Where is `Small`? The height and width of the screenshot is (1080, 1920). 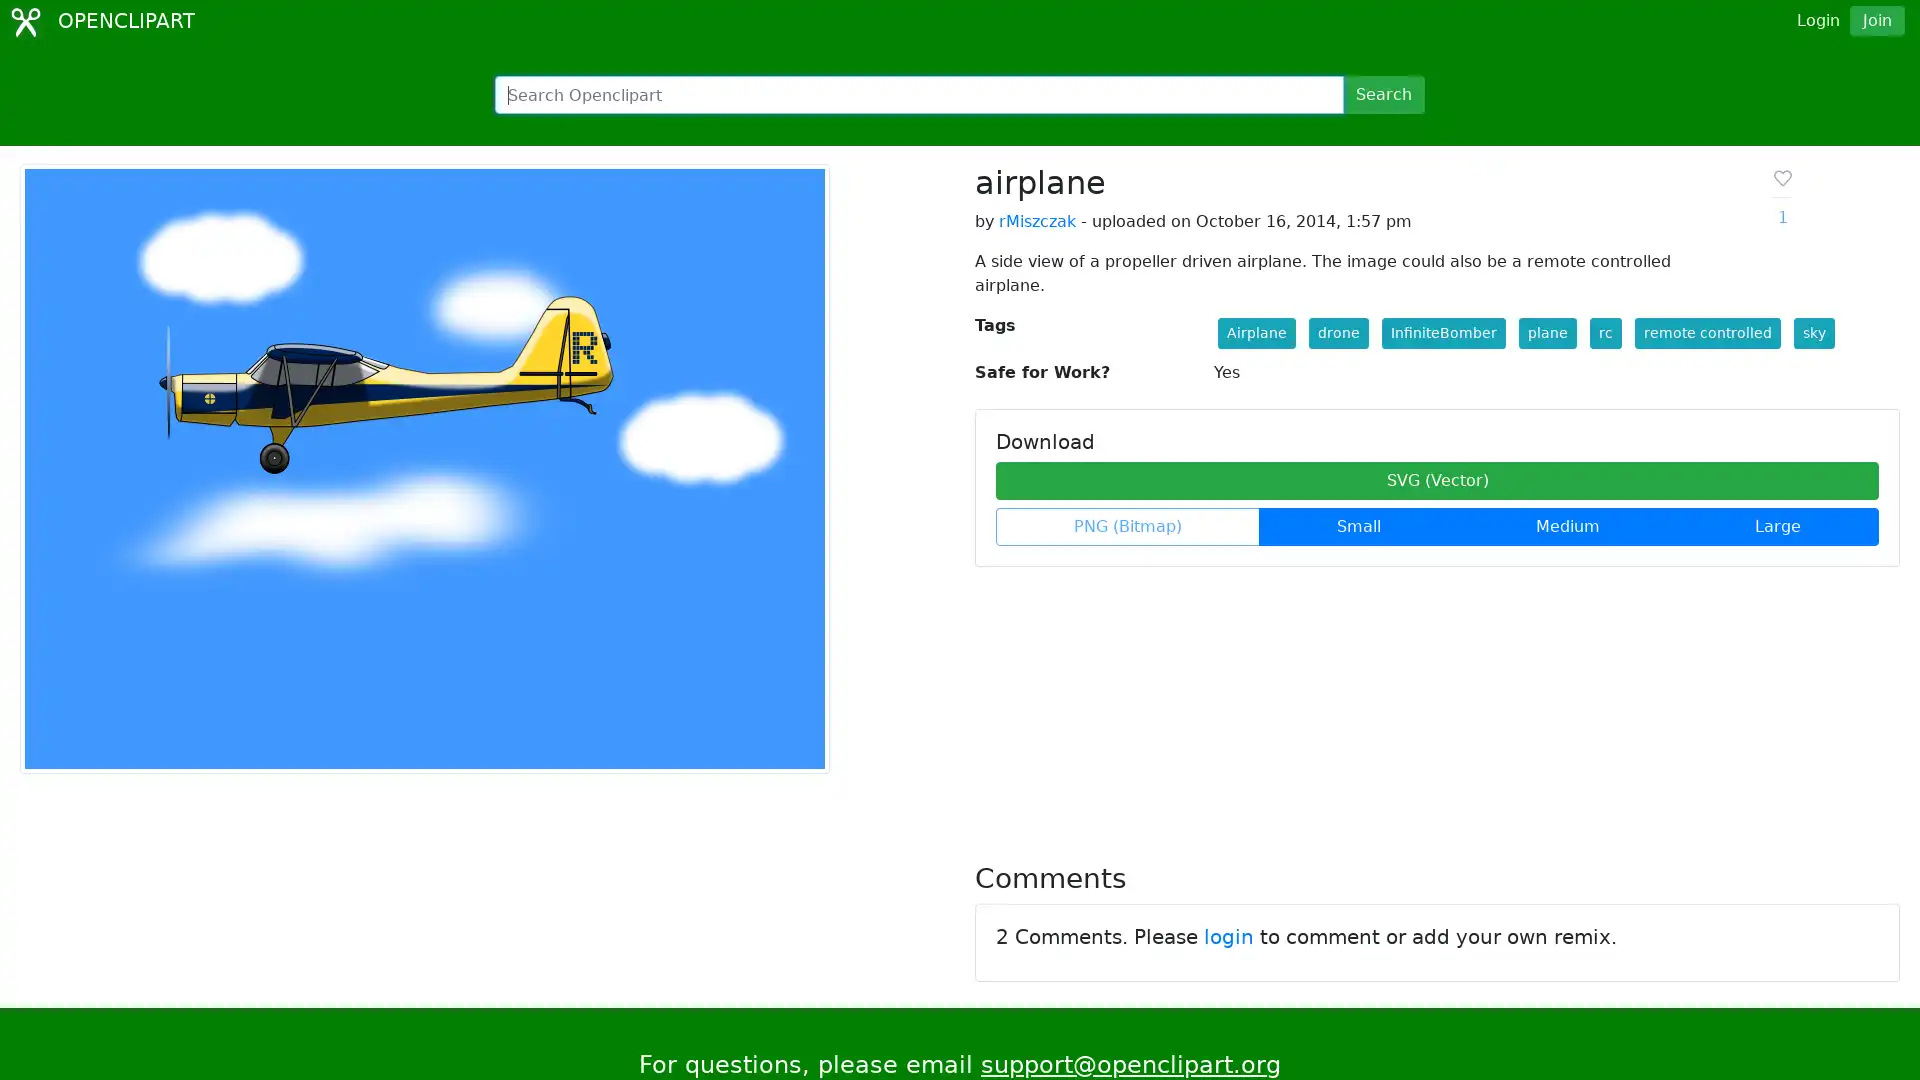 Small is located at coordinates (1358, 526).